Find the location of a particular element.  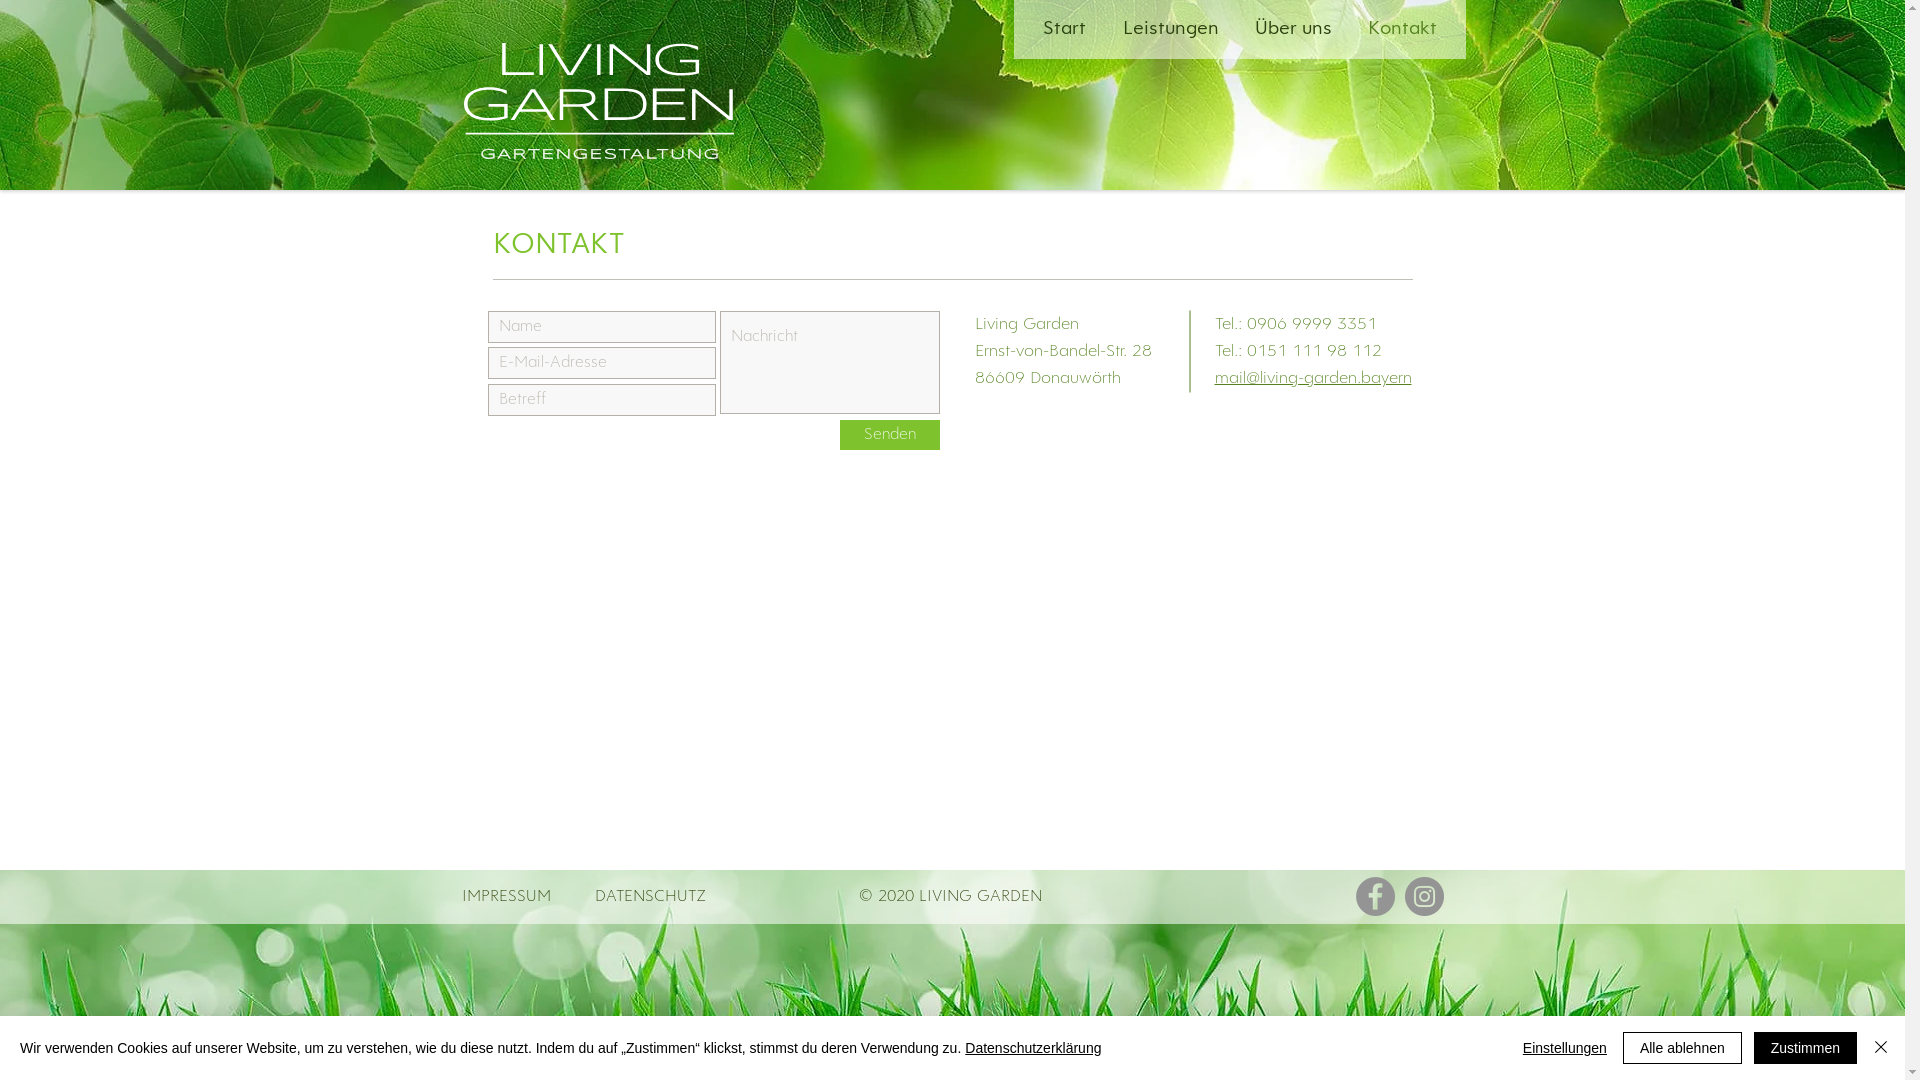

'IMPRESSUM' is located at coordinates (460, 895).